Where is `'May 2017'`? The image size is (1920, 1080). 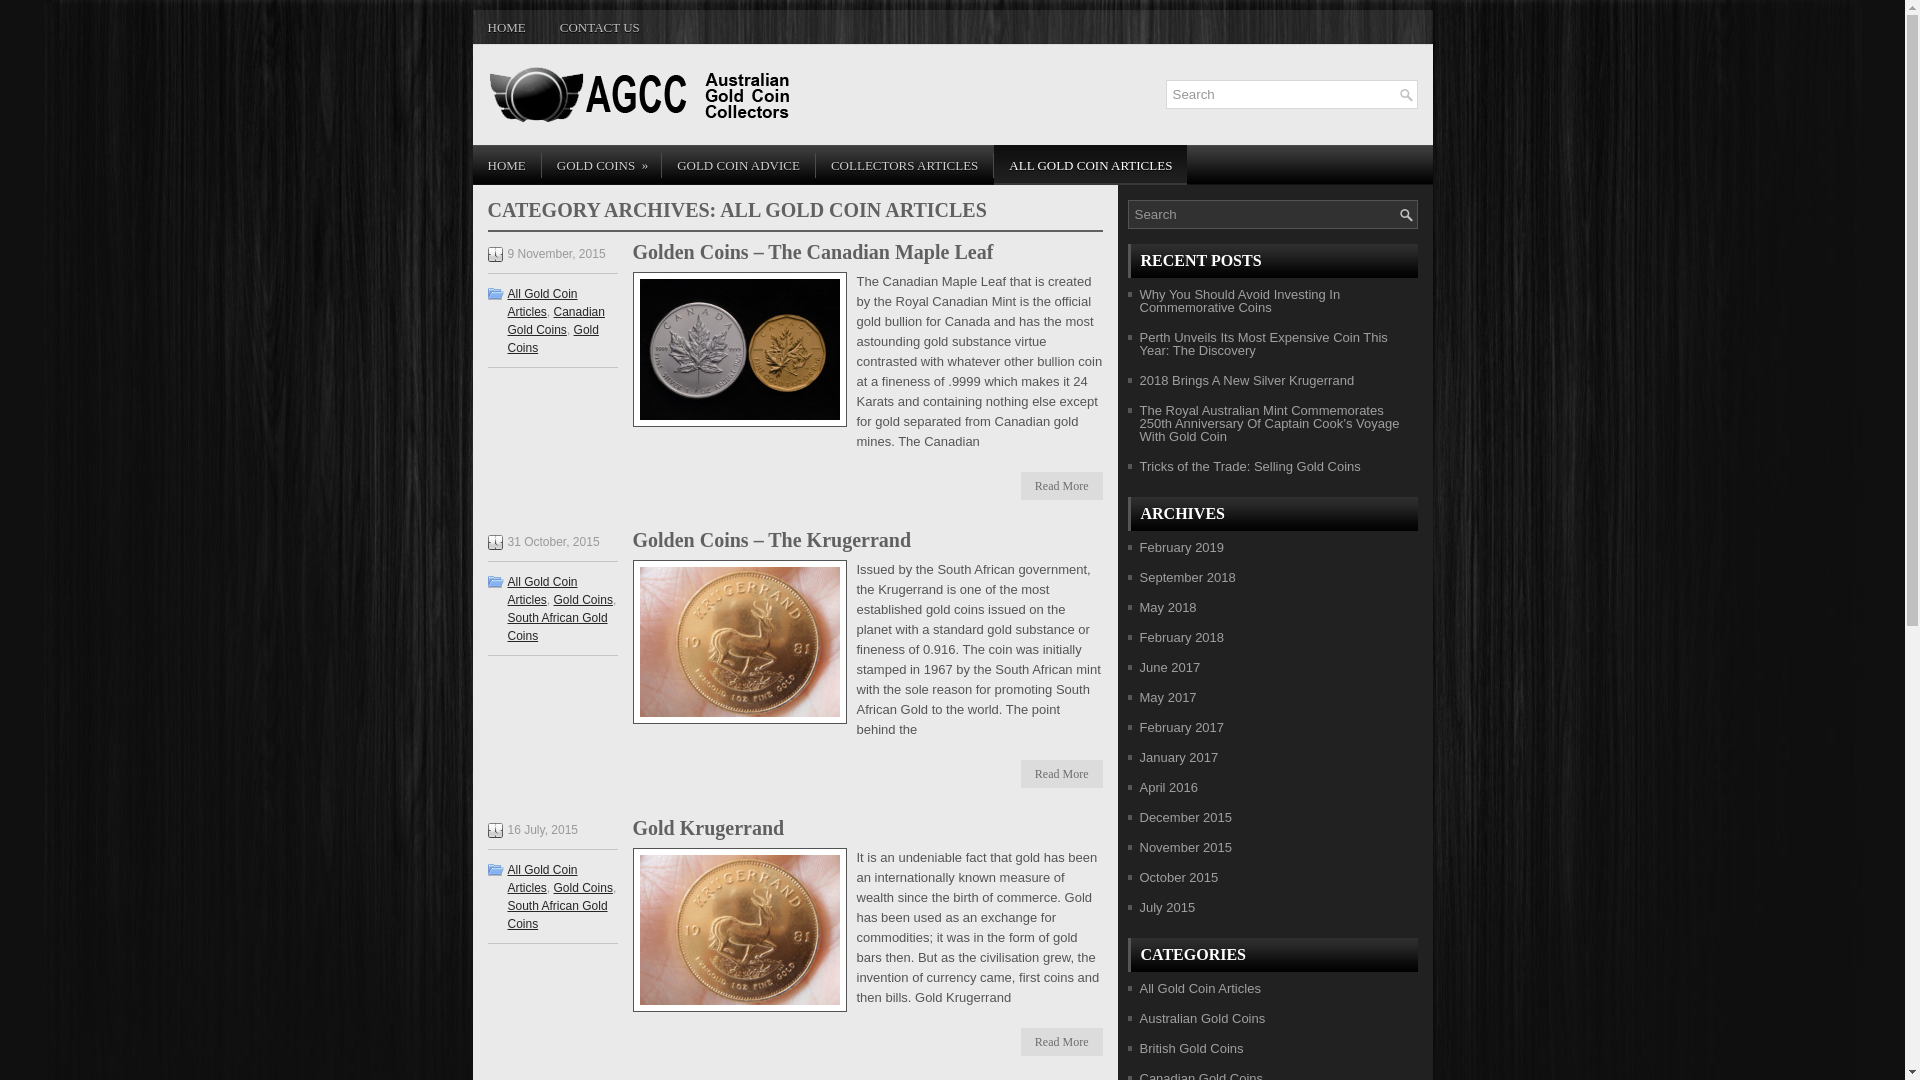
'May 2017' is located at coordinates (1168, 696).